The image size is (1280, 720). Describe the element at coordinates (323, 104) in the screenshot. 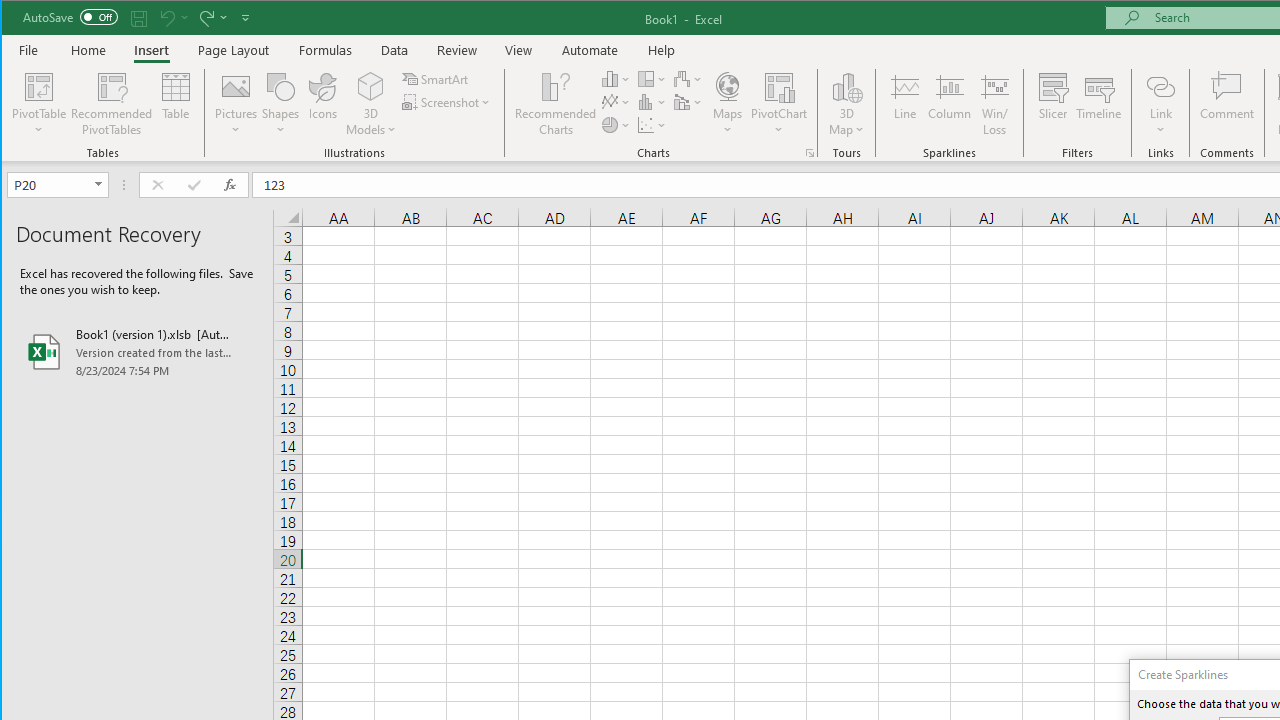

I see `'Icons'` at that location.